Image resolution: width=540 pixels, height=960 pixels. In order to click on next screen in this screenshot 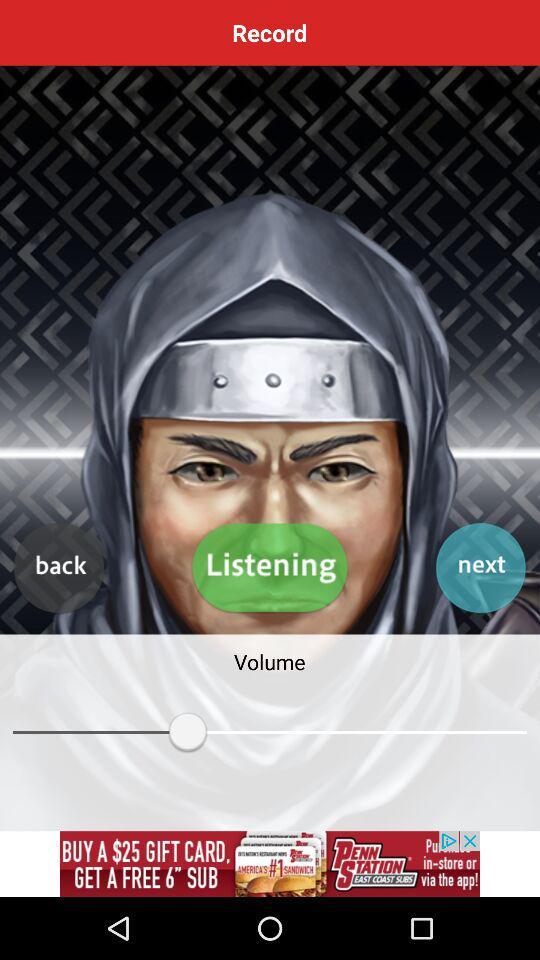, I will do `click(479, 568)`.